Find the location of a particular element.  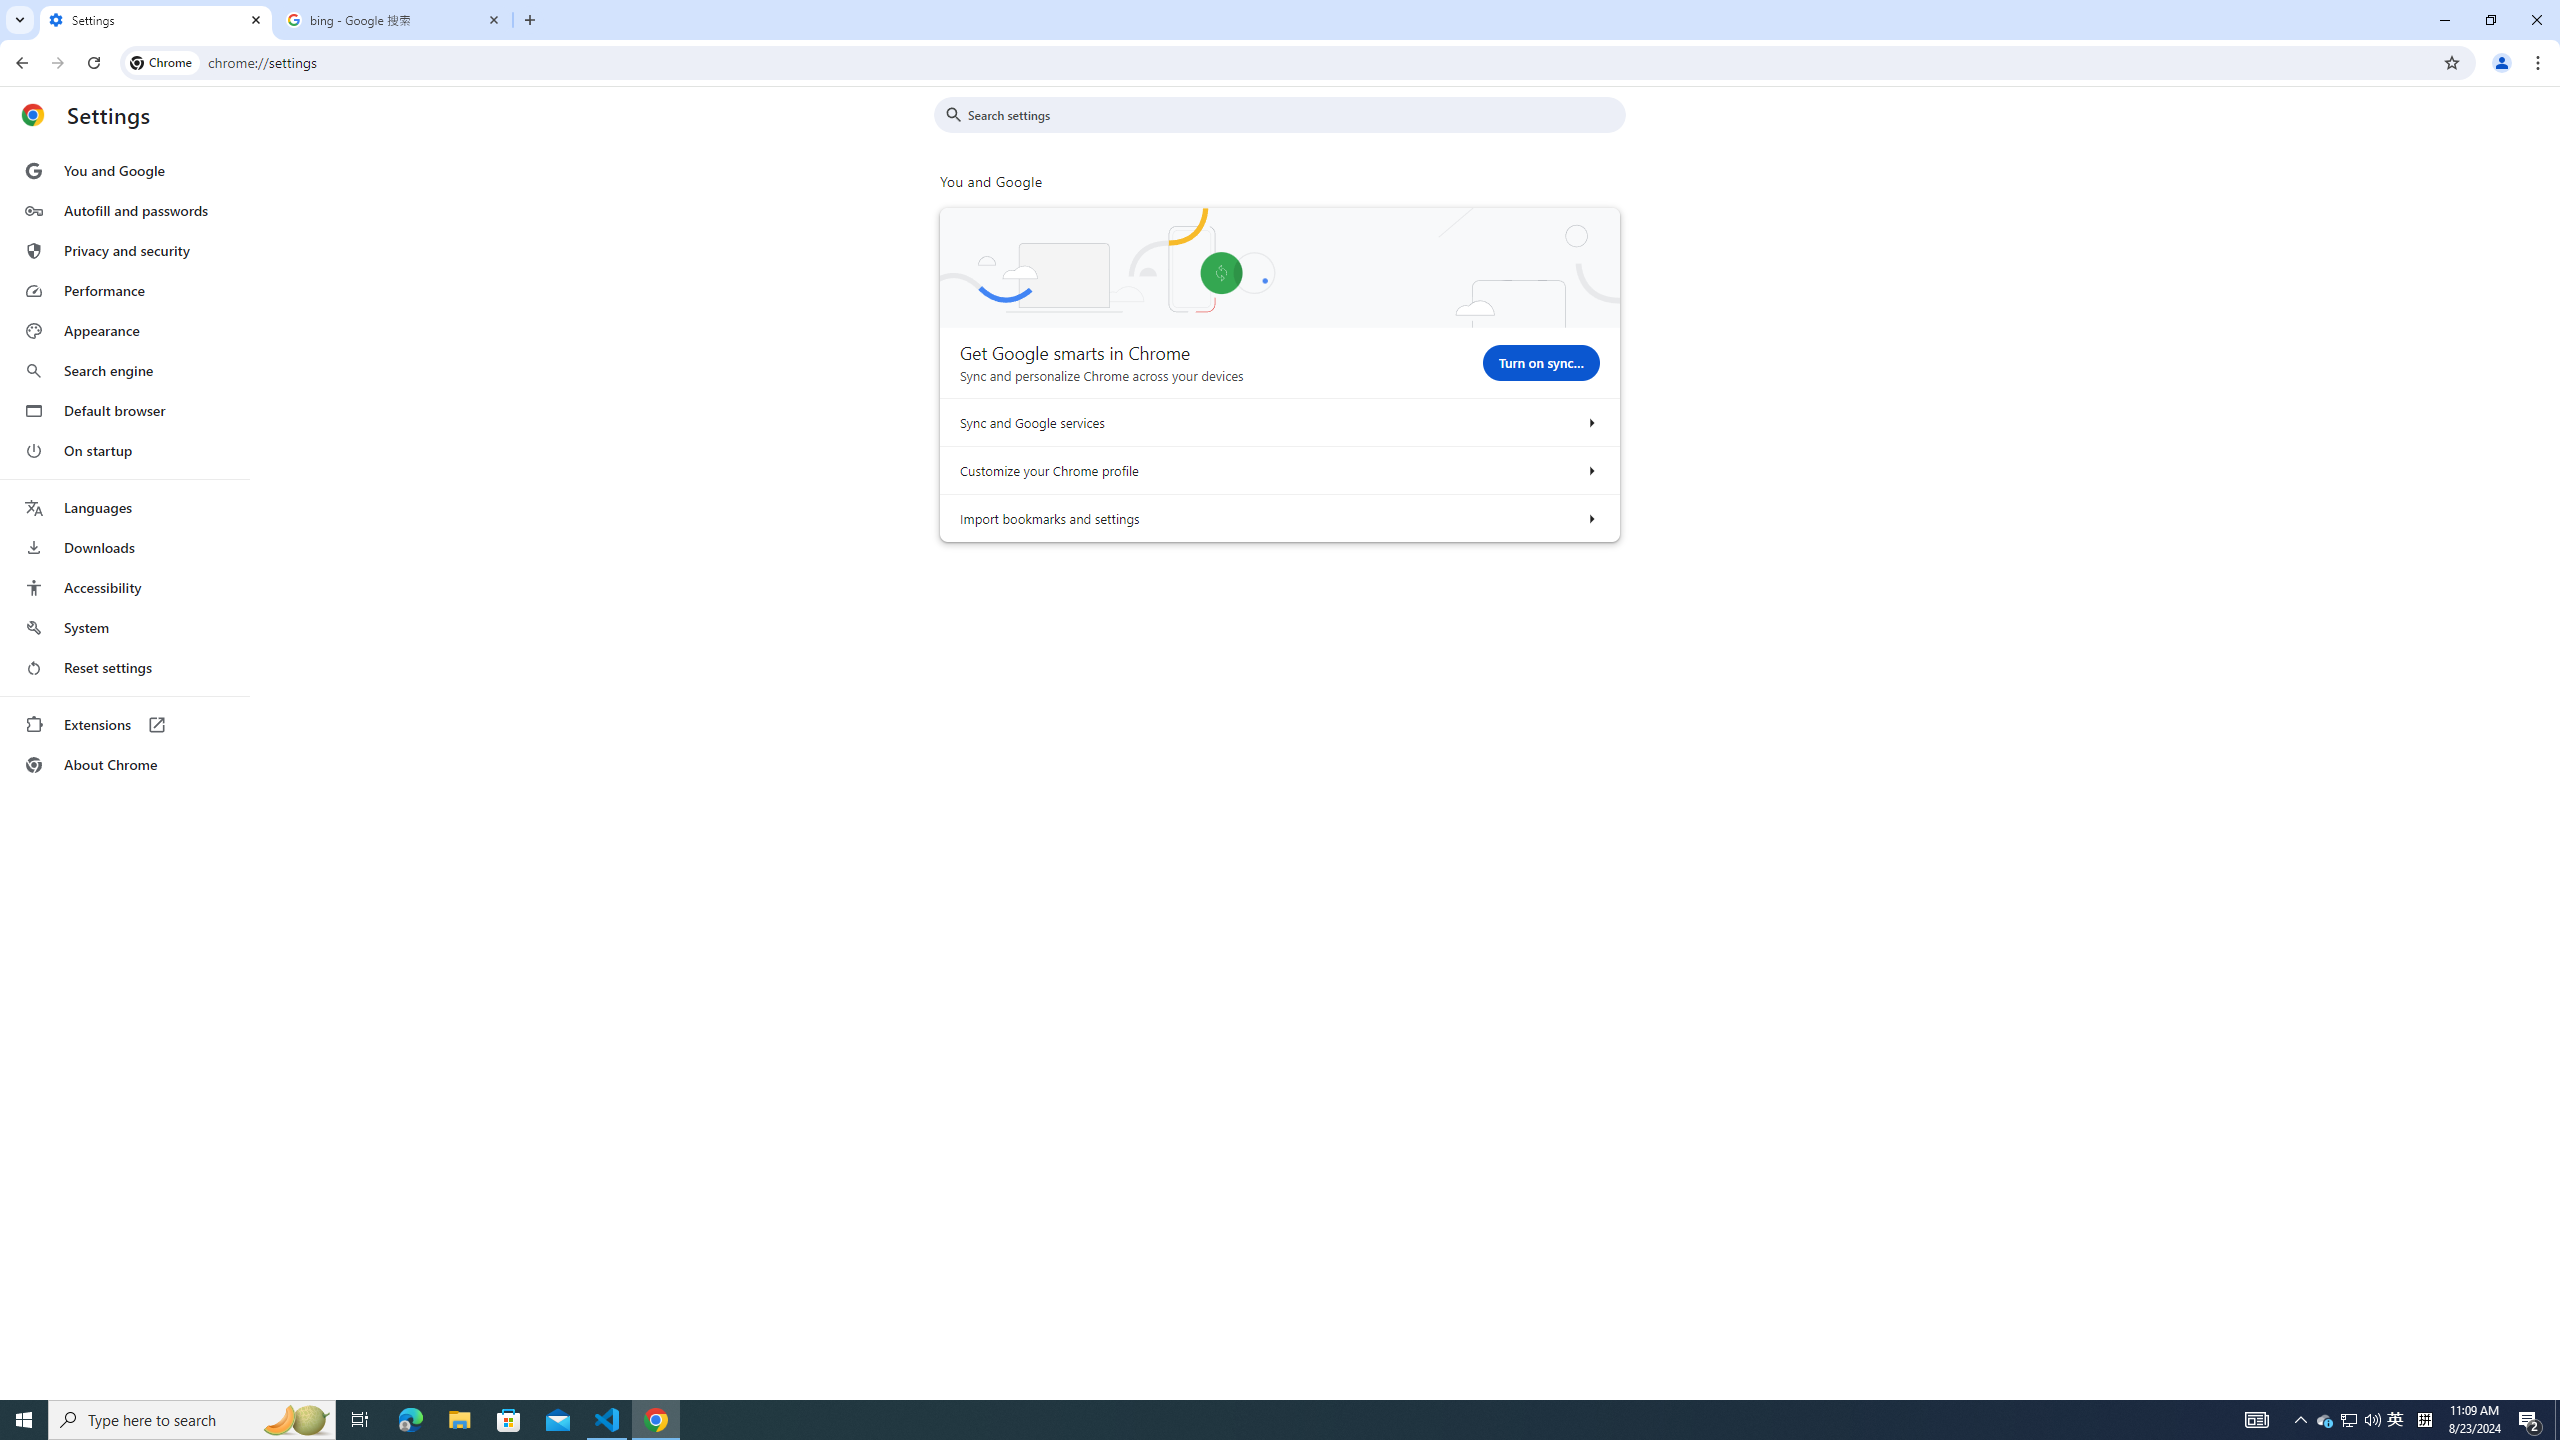

'Settings' is located at coordinates (155, 19).